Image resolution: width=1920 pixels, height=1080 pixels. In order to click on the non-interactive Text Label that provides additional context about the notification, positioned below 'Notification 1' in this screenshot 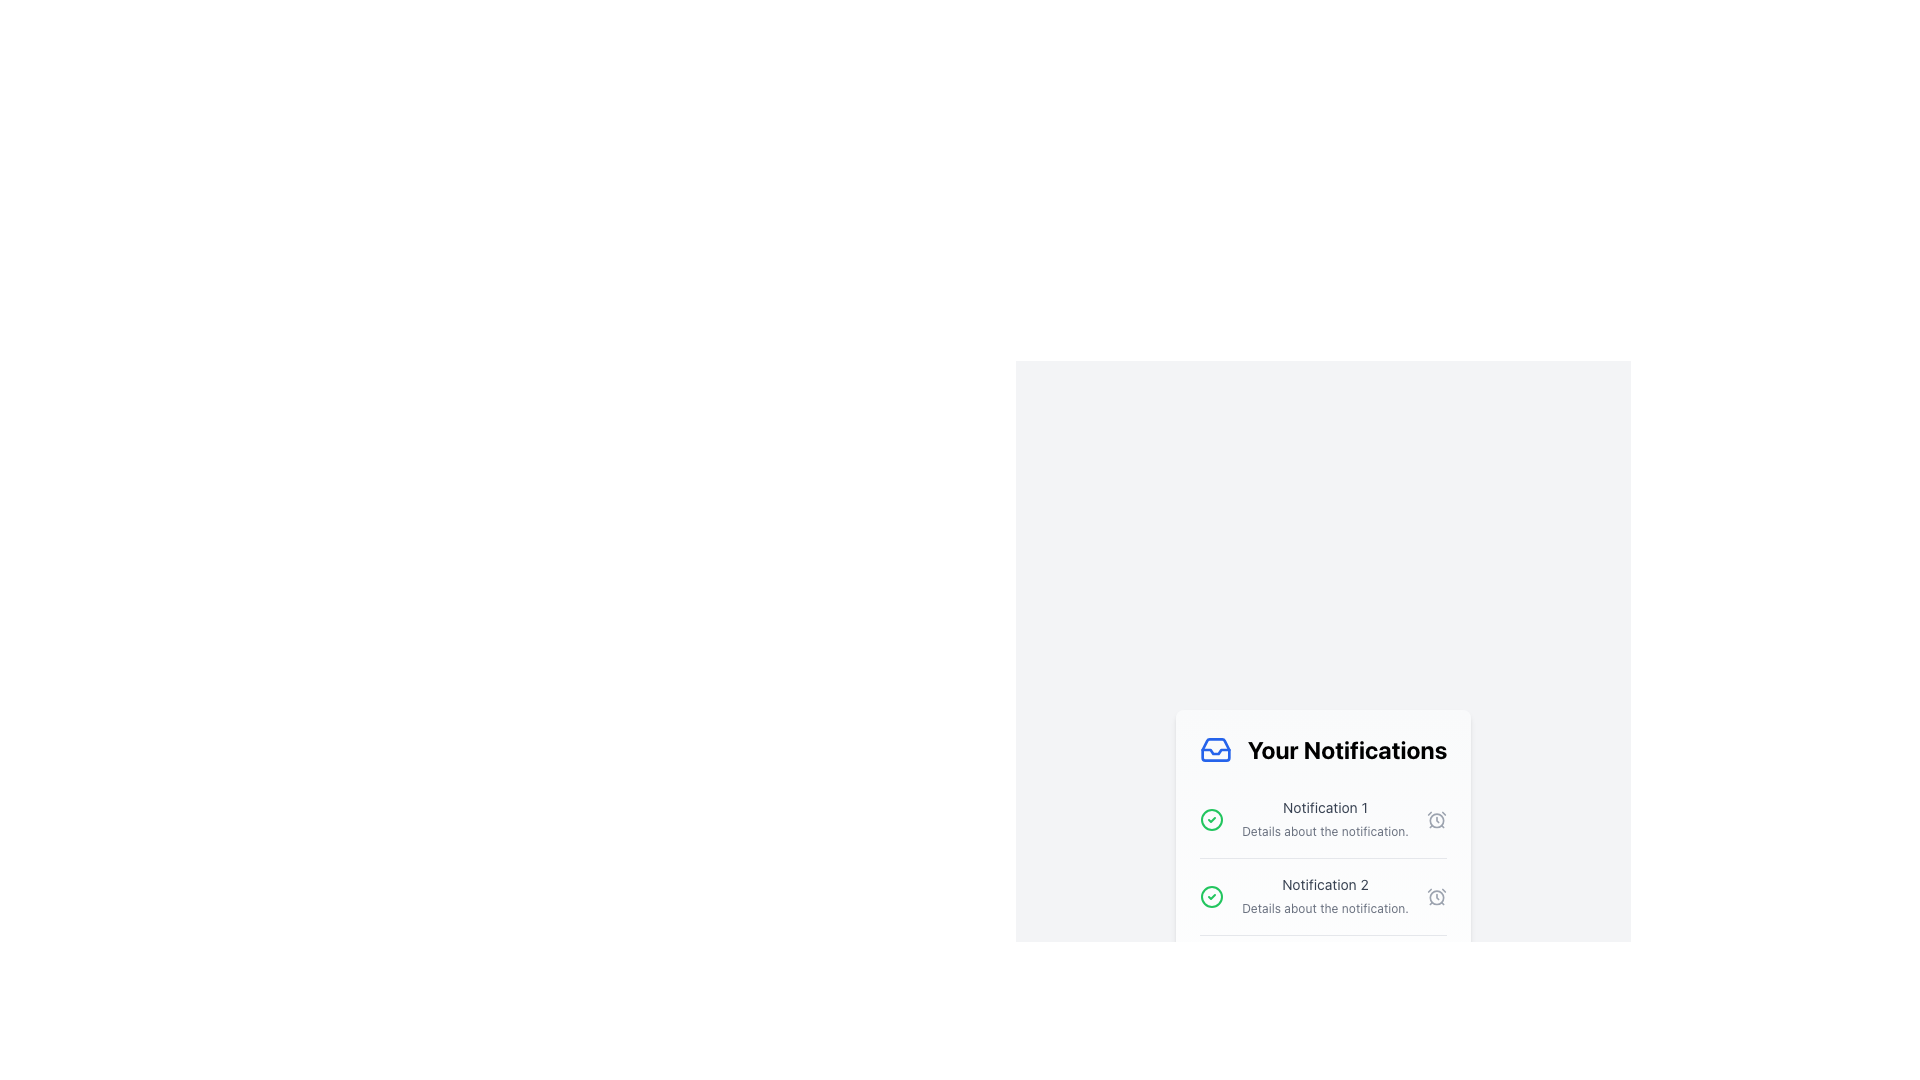, I will do `click(1325, 831)`.